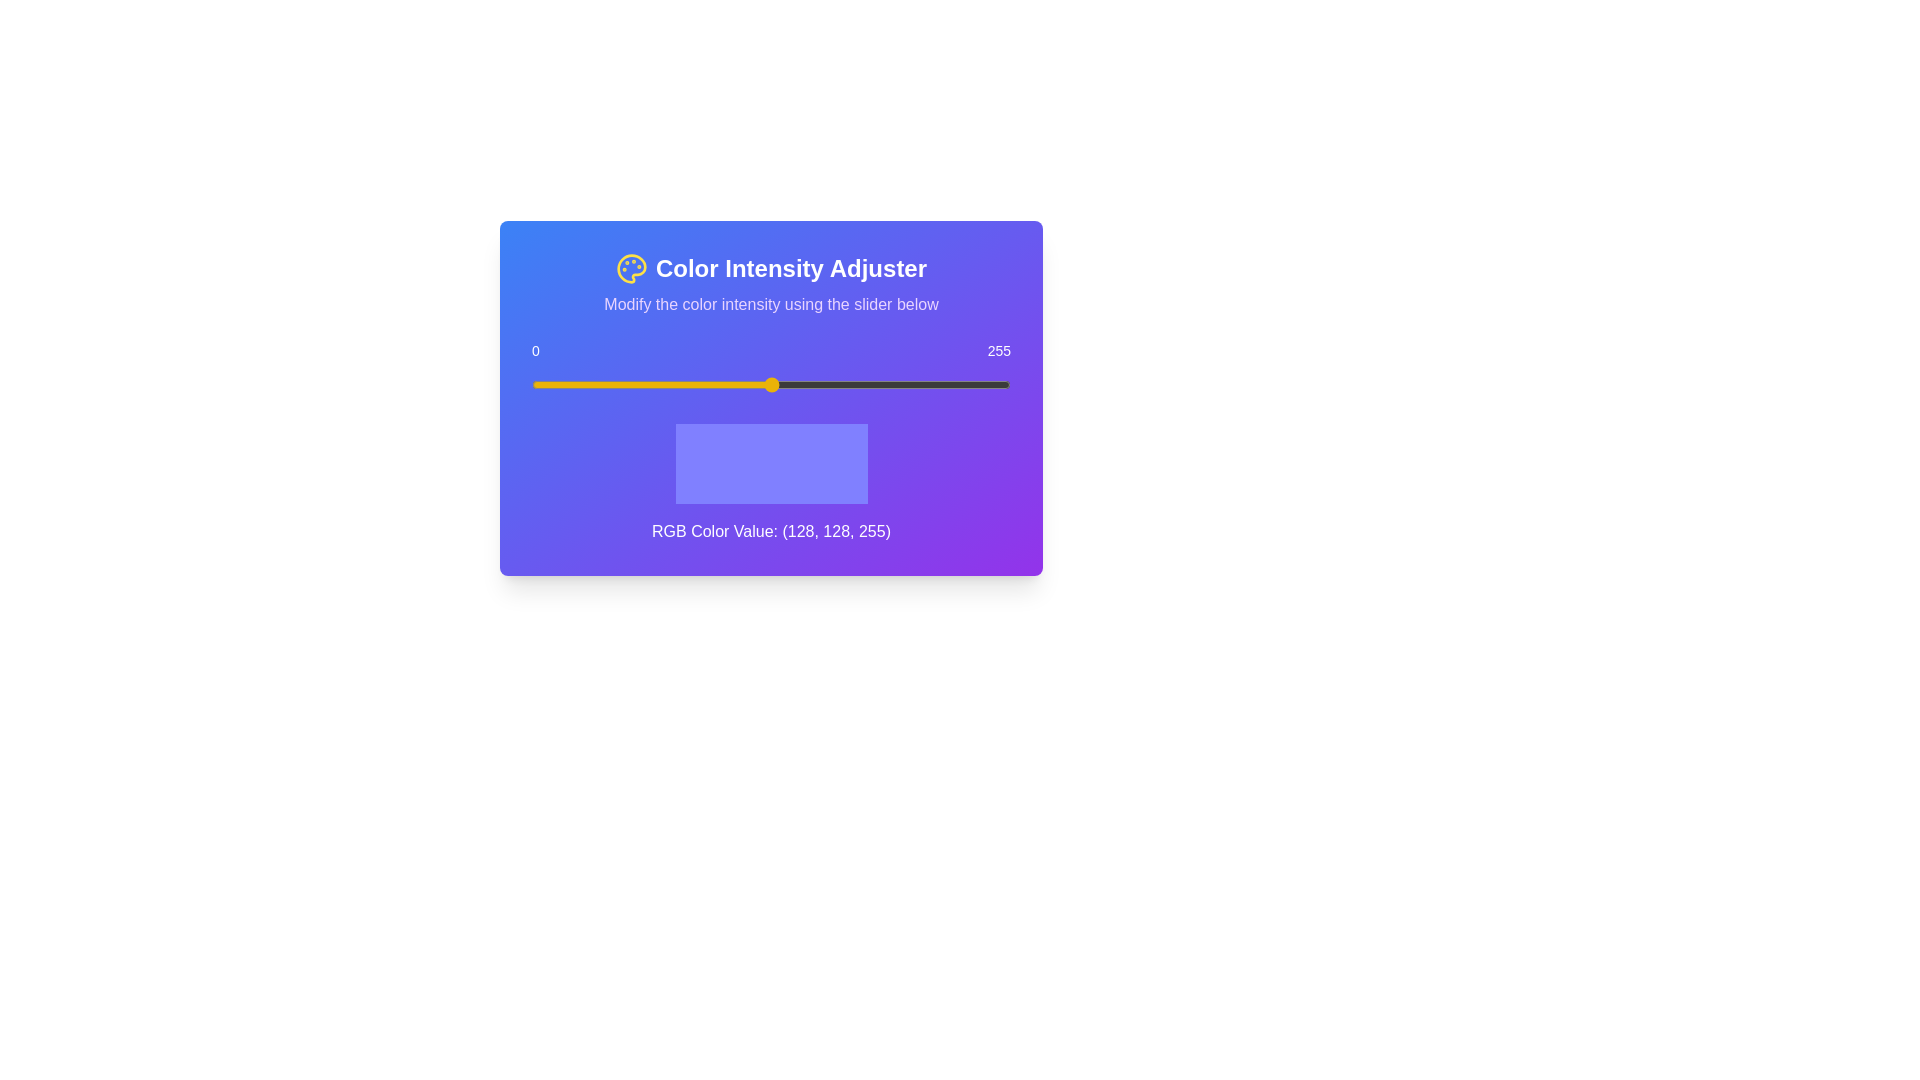  What do you see at coordinates (908, 385) in the screenshot?
I see `the slider to set the color intensity to 201` at bounding box center [908, 385].